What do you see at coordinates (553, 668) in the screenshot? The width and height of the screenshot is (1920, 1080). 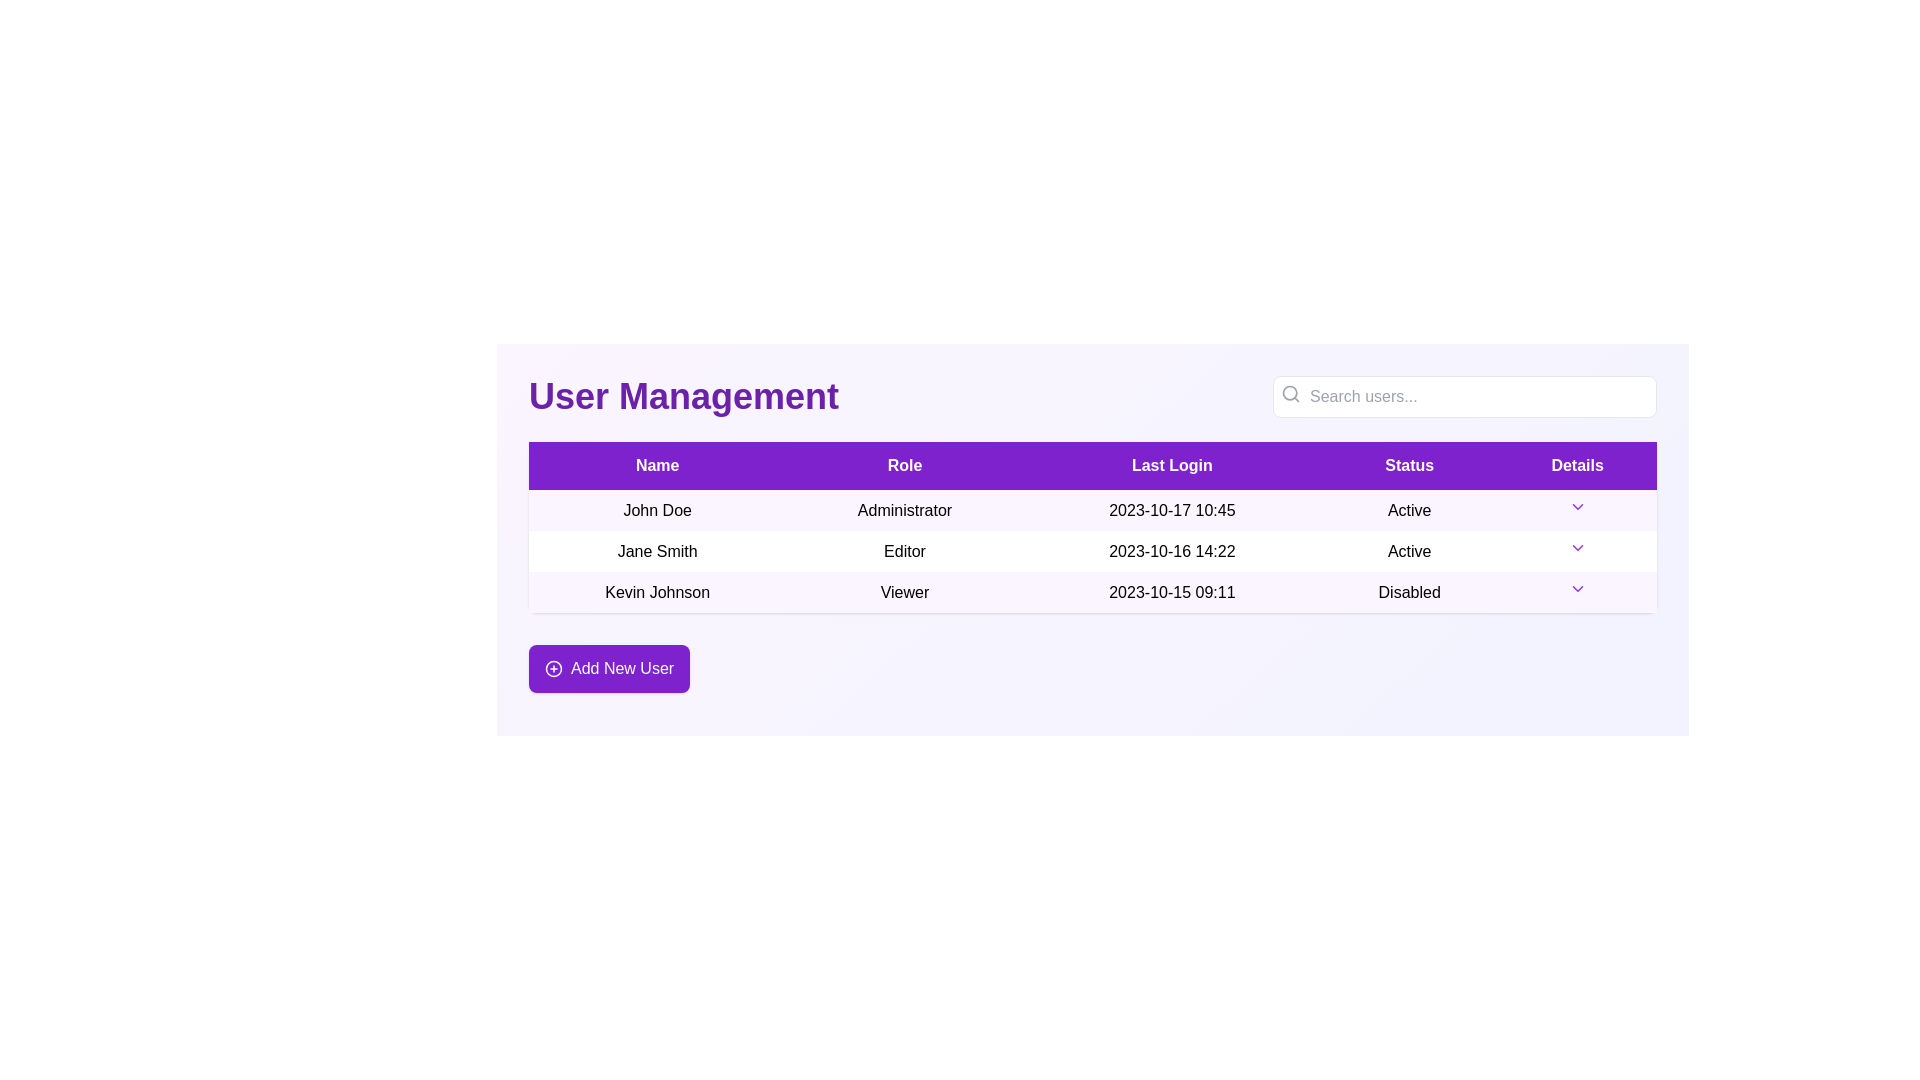 I see `the circular part of the 'Add New User' button icon, which contains a plus sign, located at the bottom-left area of the user interface` at bounding box center [553, 668].